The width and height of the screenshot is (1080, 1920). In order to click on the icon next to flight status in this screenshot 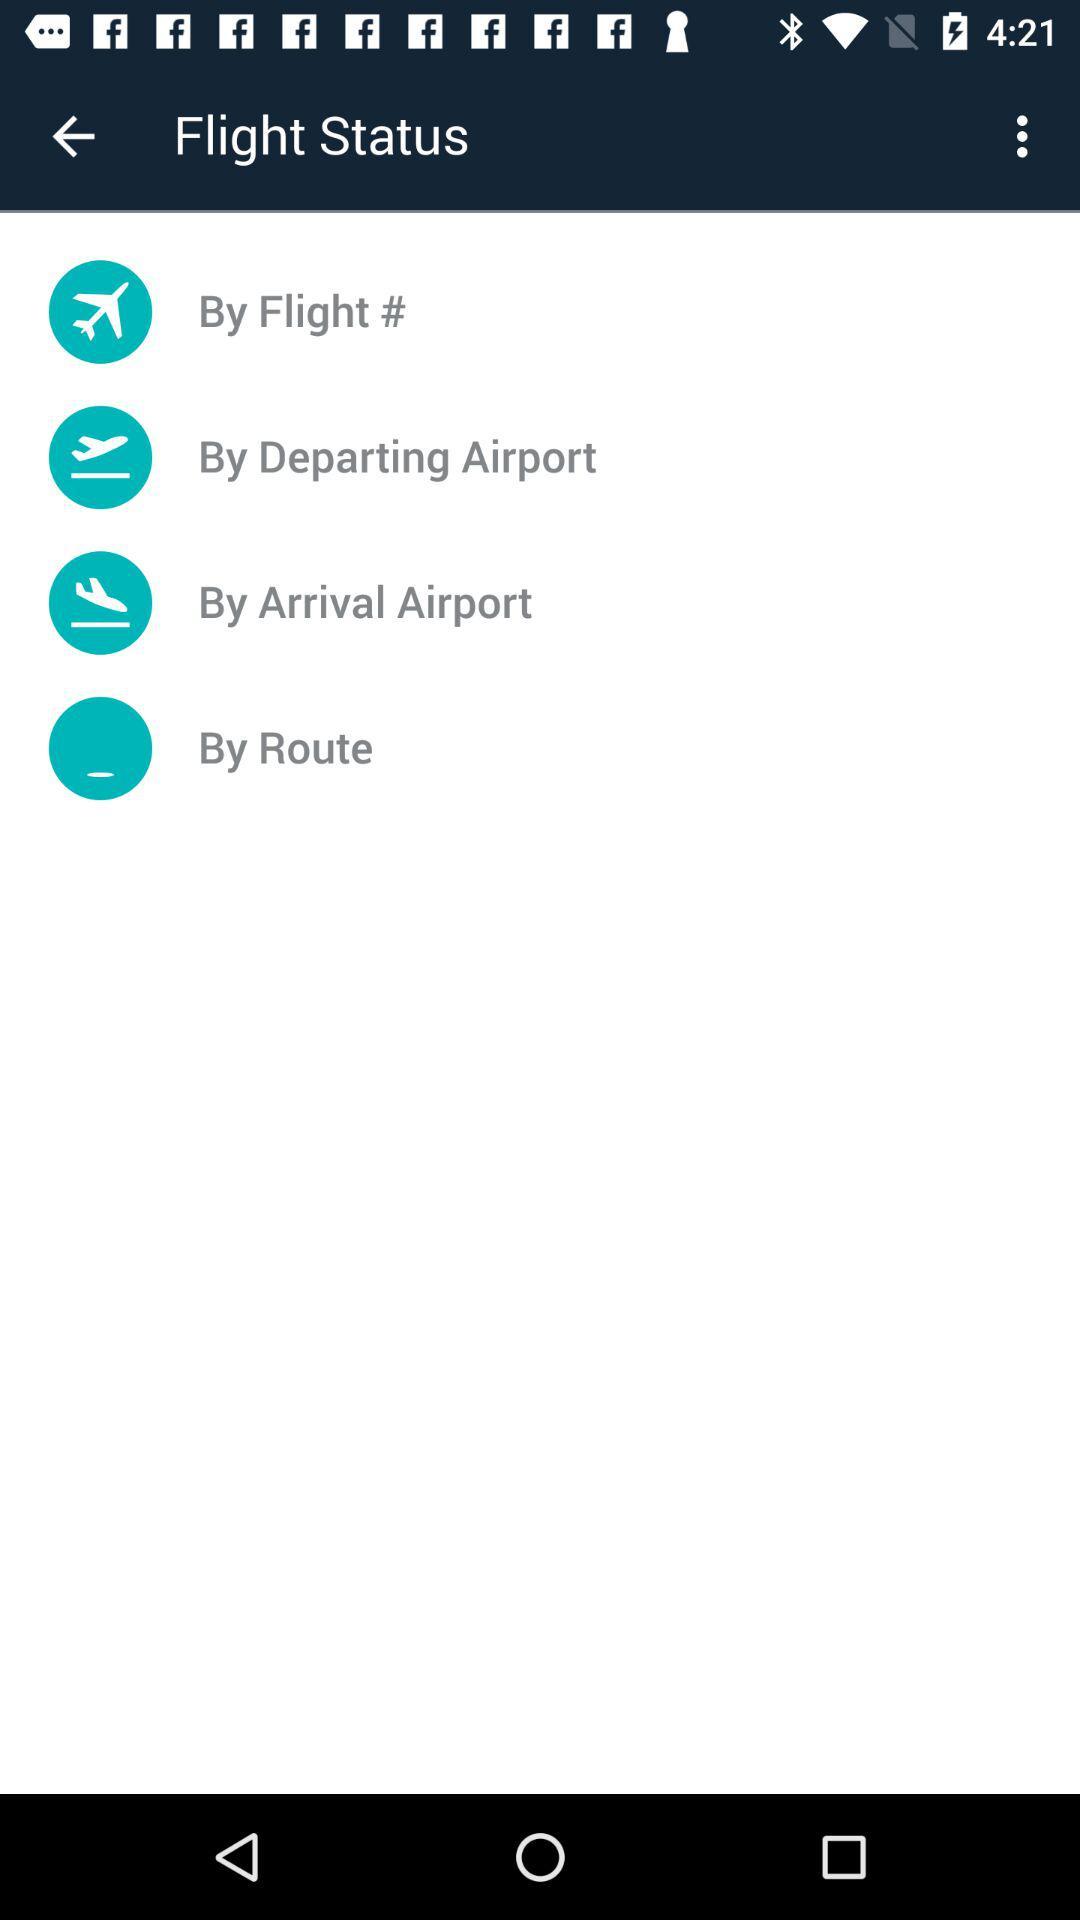, I will do `click(72, 135)`.